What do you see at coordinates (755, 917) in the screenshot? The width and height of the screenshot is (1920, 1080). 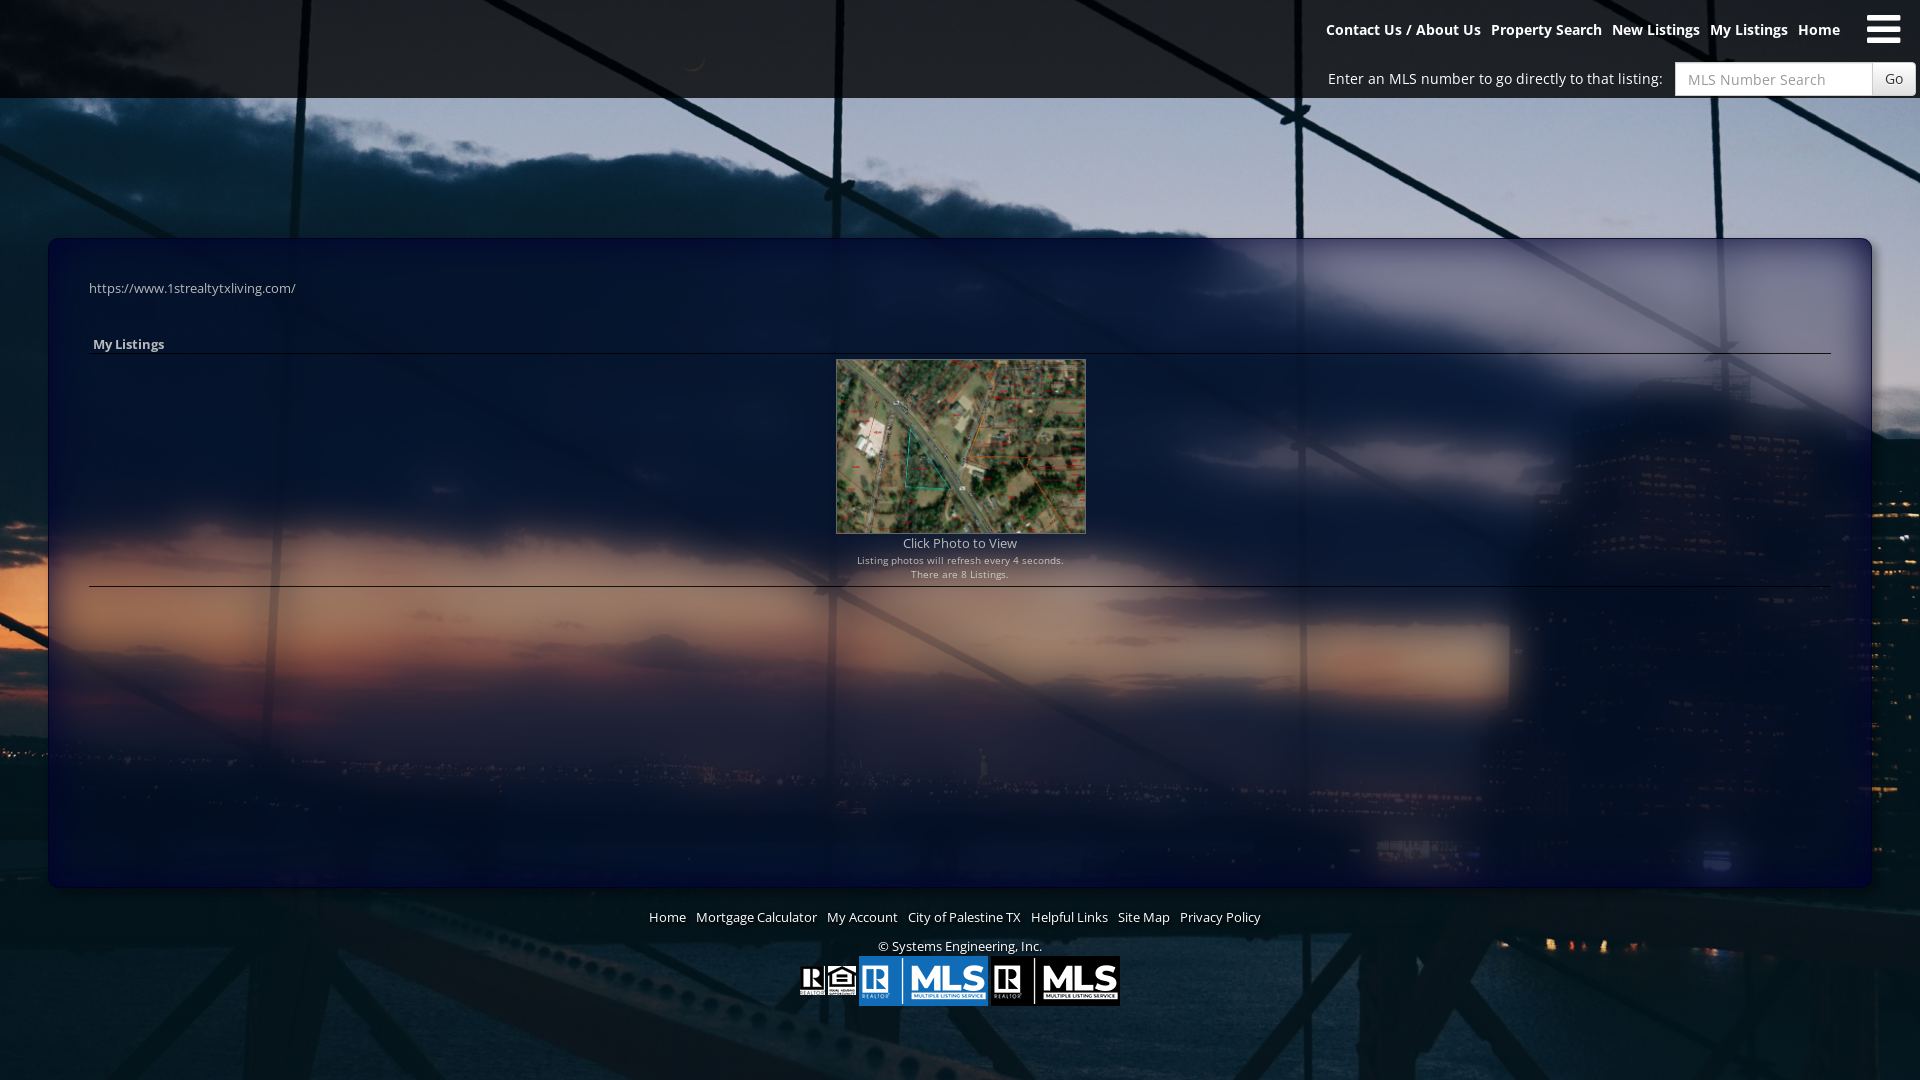 I see `'Mortgage Calculator'` at bounding box center [755, 917].